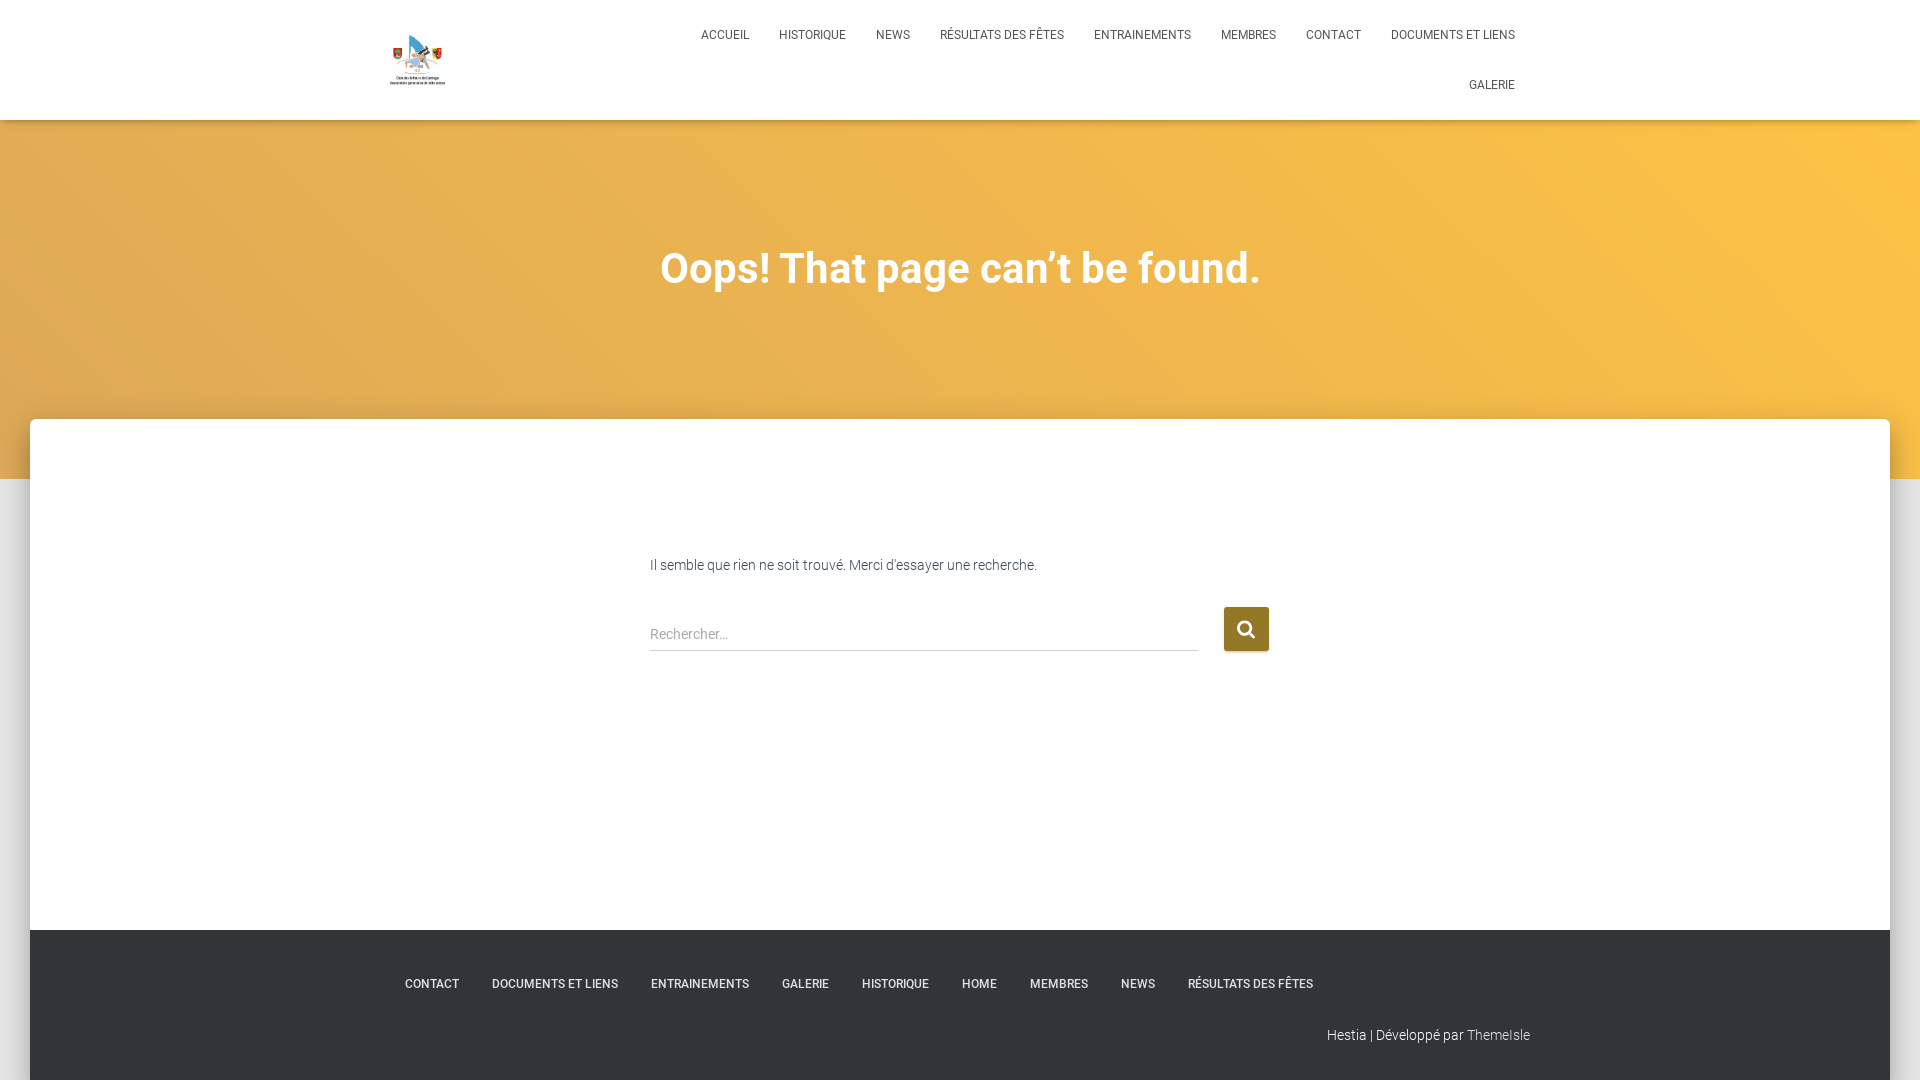 This screenshot has height=1080, width=1920. Describe the element at coordinates (723, 34) in the screenshot. I see `'ACCUEIL'` at that location.